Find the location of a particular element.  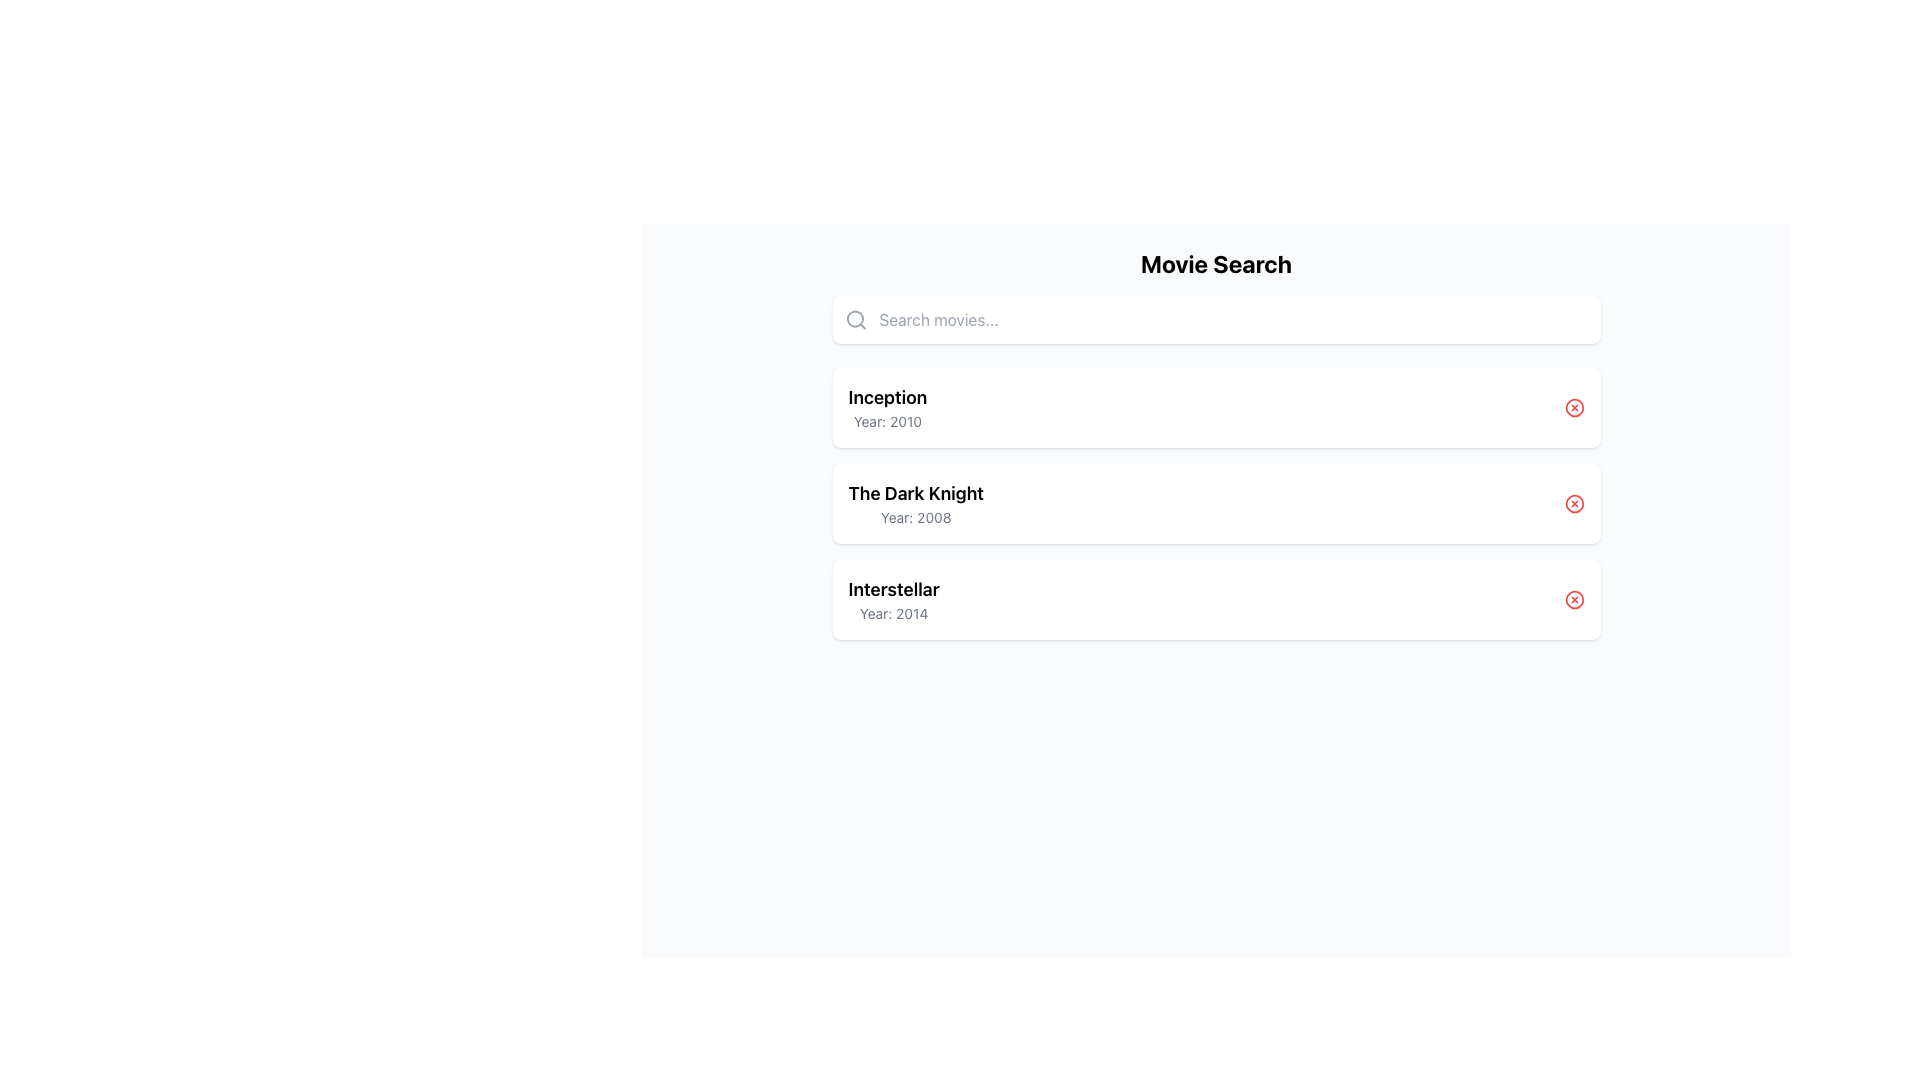

the circular element that visually appears as part of a search icon within an SVG graphic, positioned to the left of the search input field is located at coordinates (854, 318).